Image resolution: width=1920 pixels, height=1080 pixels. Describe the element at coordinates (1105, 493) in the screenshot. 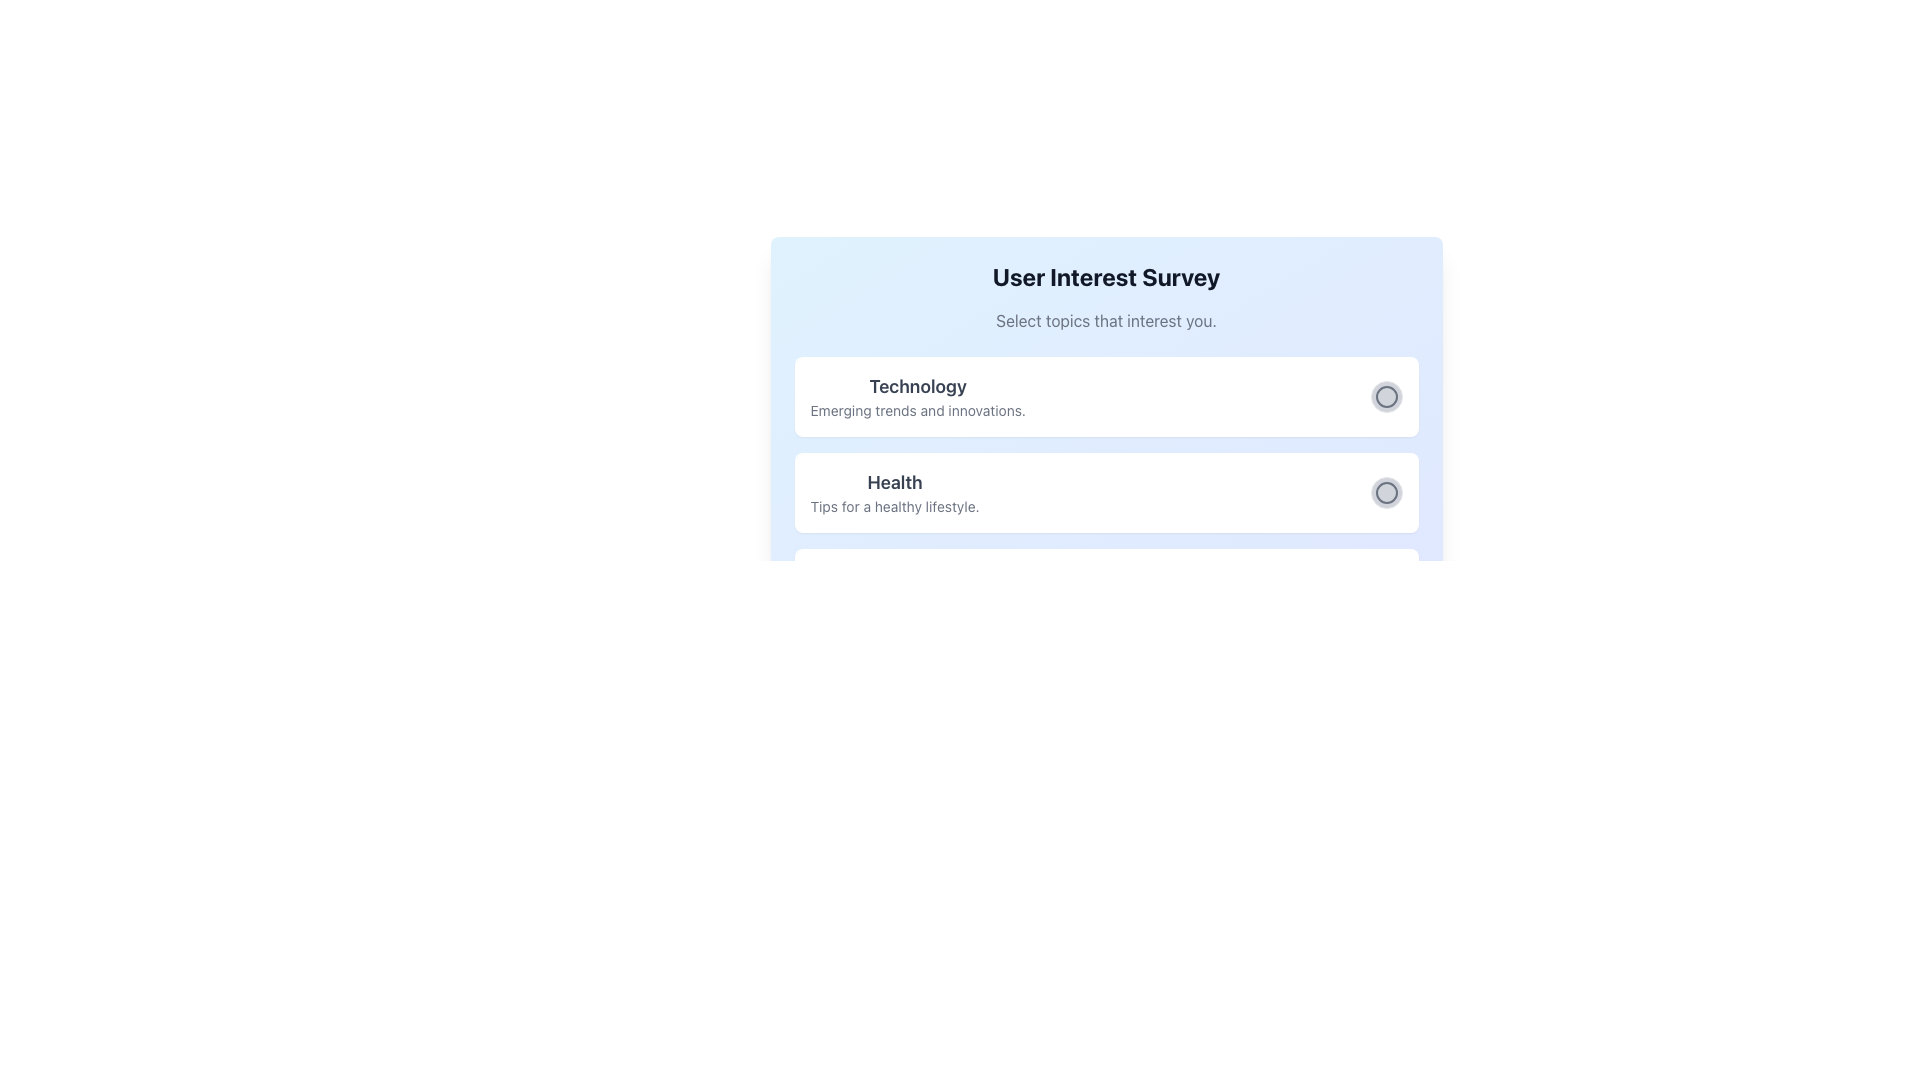

I see `the 'Health' Selectable Card, which is the second item in the list` at that location.